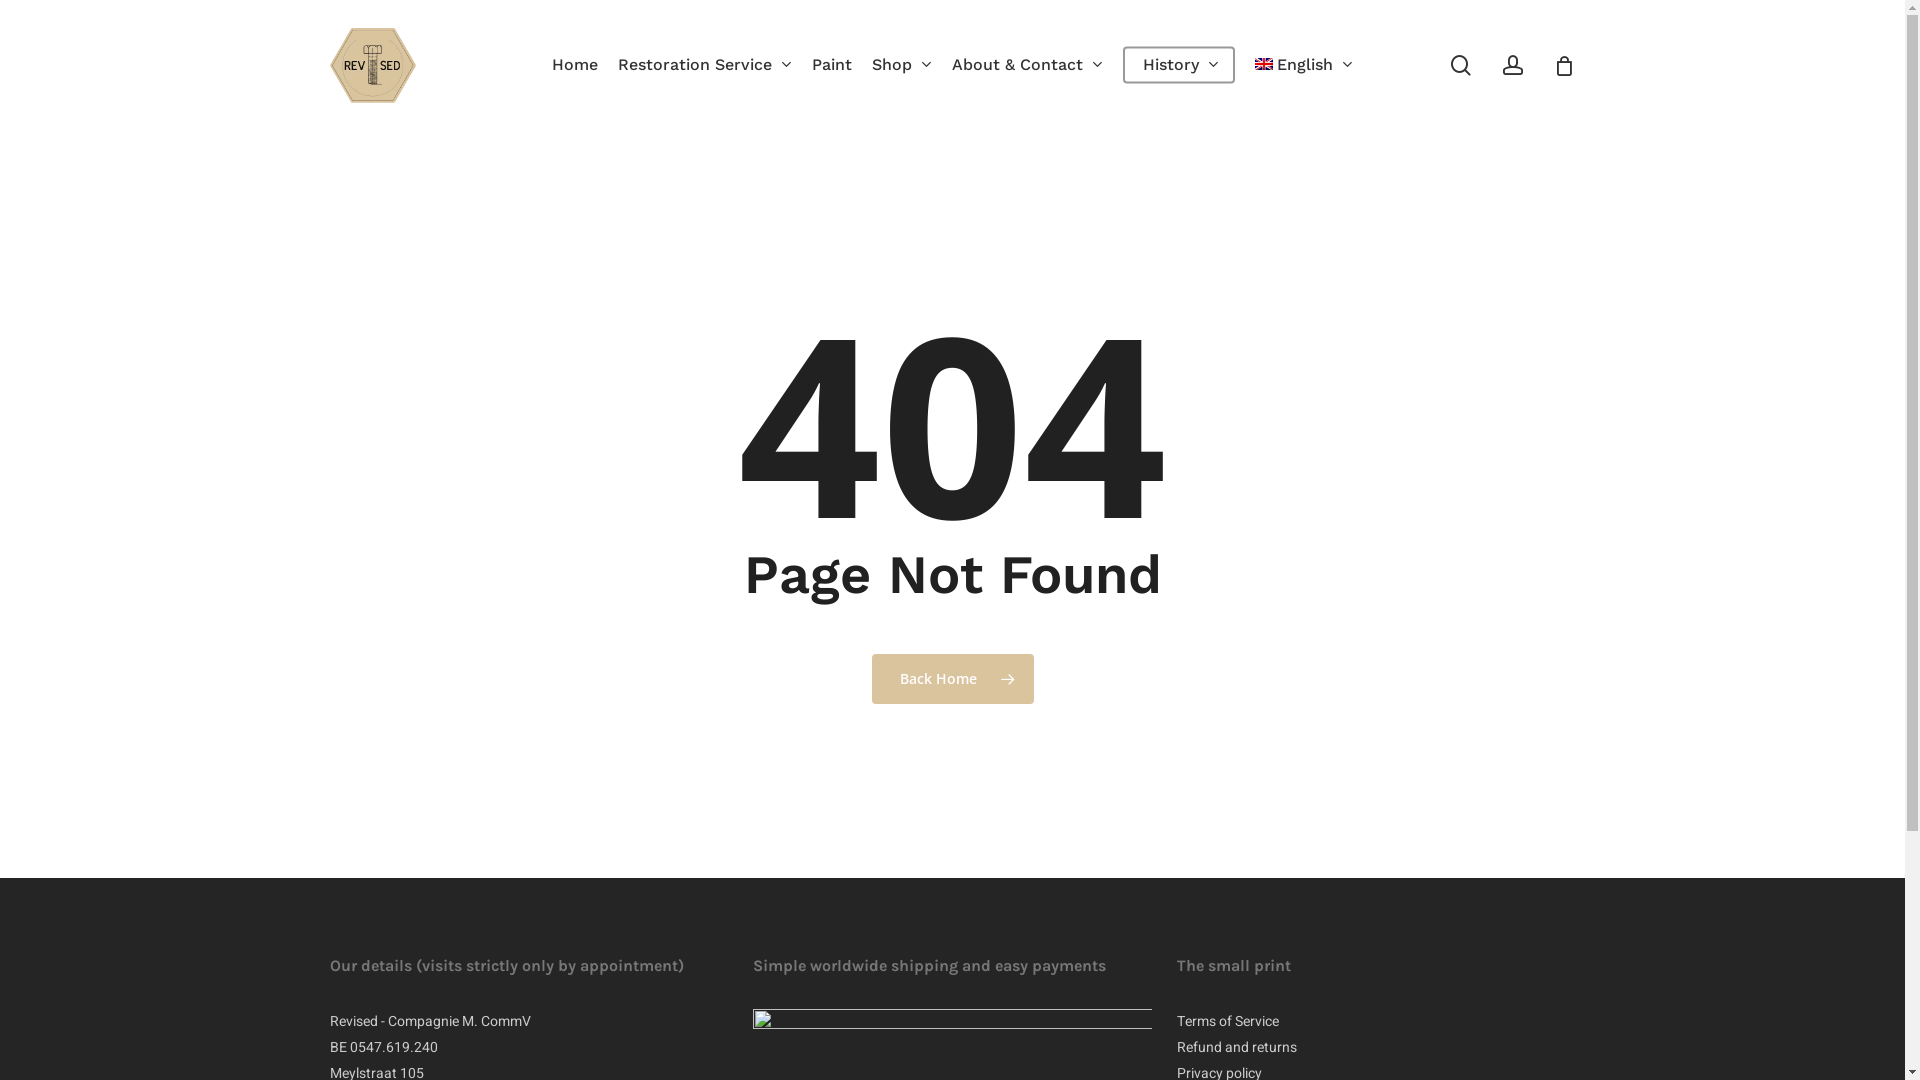  What do you see at coordinates (1512, 64) in the screenshot?
I see `'account'` at bounding box center [1512, 64].